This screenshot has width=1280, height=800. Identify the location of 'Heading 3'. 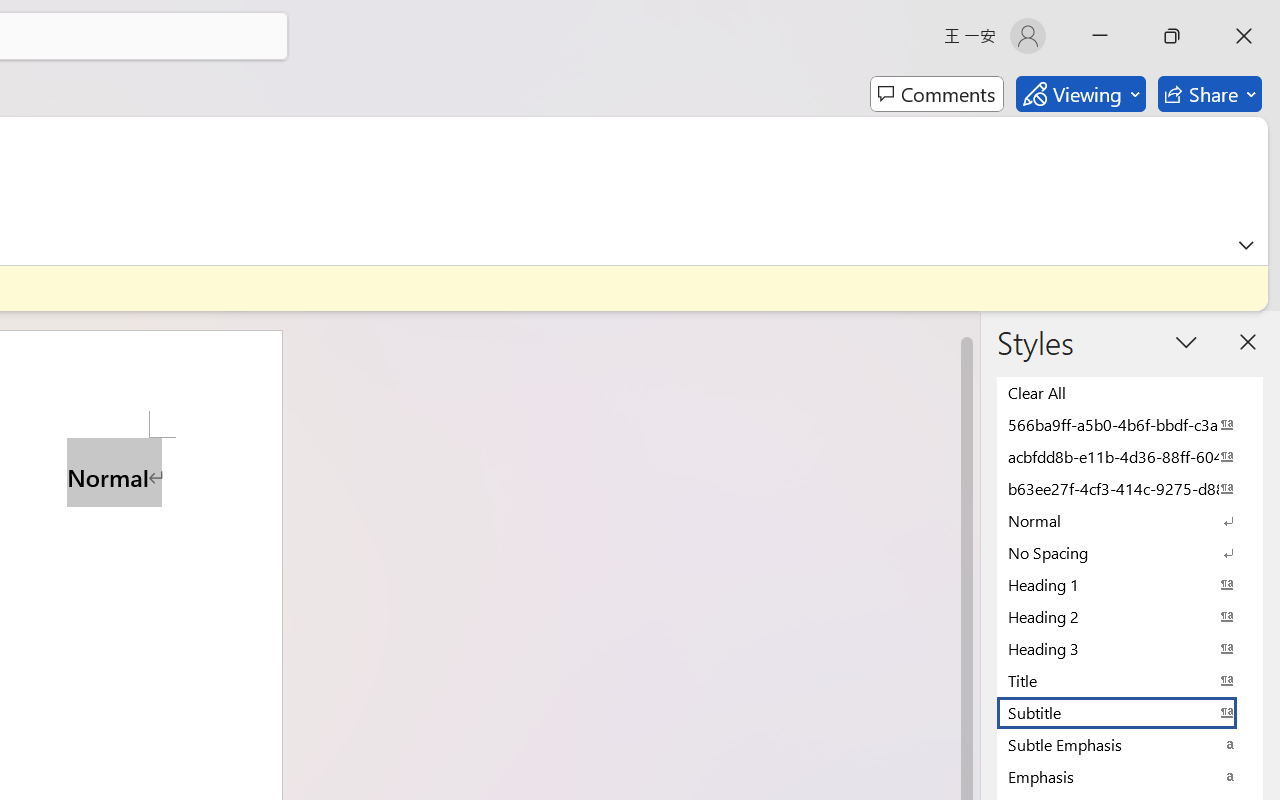
(1130, 647).